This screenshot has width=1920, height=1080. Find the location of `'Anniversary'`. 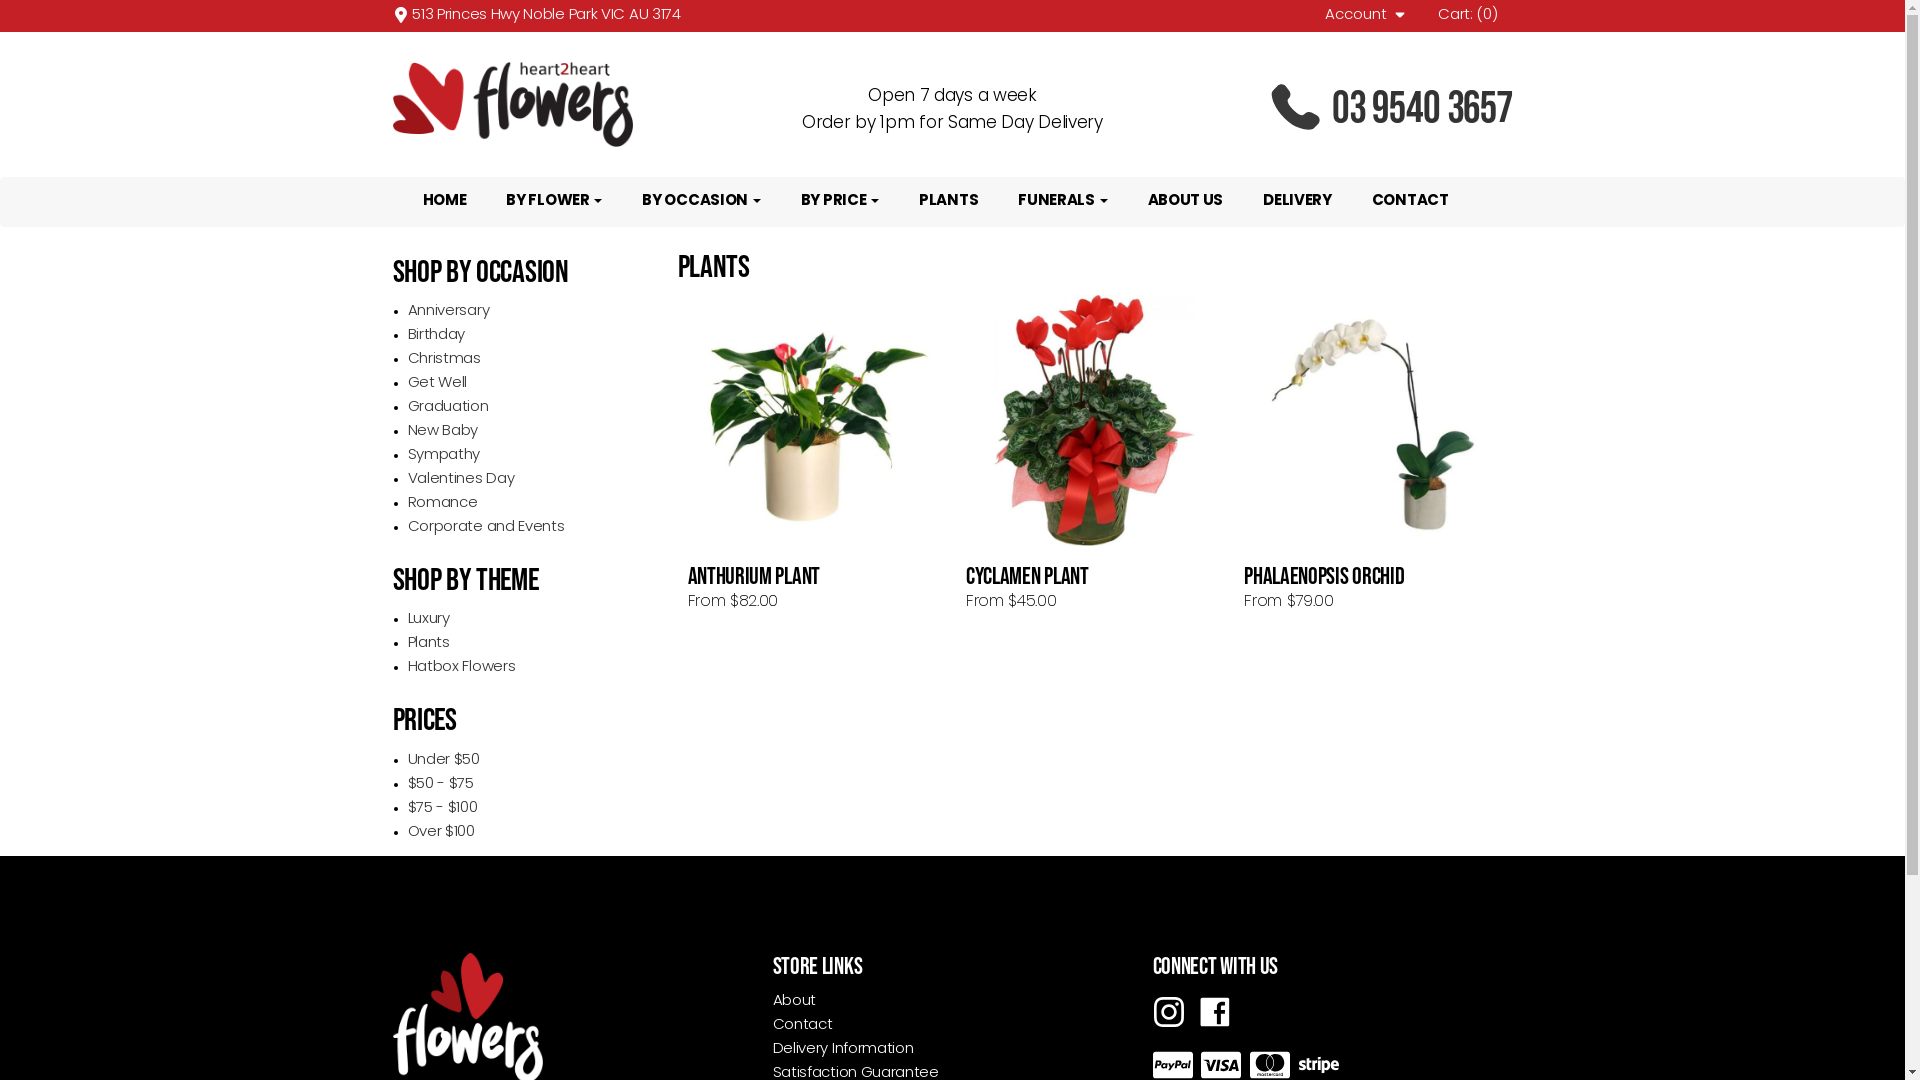

'Anniversary' is located at coordinates (448, 311).